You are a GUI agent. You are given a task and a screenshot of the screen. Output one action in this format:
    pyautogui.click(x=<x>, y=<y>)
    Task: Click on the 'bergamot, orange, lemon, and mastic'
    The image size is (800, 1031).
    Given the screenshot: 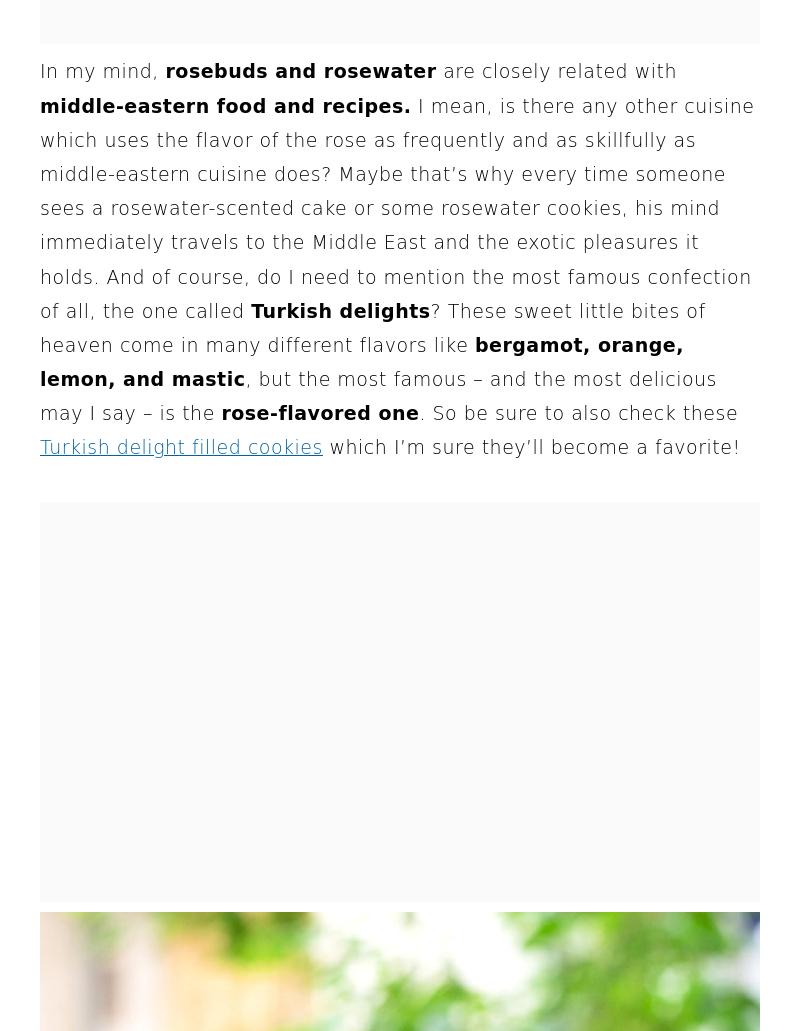 What is the action you would take?
    pyautogui.click(x=361, y=360)
    